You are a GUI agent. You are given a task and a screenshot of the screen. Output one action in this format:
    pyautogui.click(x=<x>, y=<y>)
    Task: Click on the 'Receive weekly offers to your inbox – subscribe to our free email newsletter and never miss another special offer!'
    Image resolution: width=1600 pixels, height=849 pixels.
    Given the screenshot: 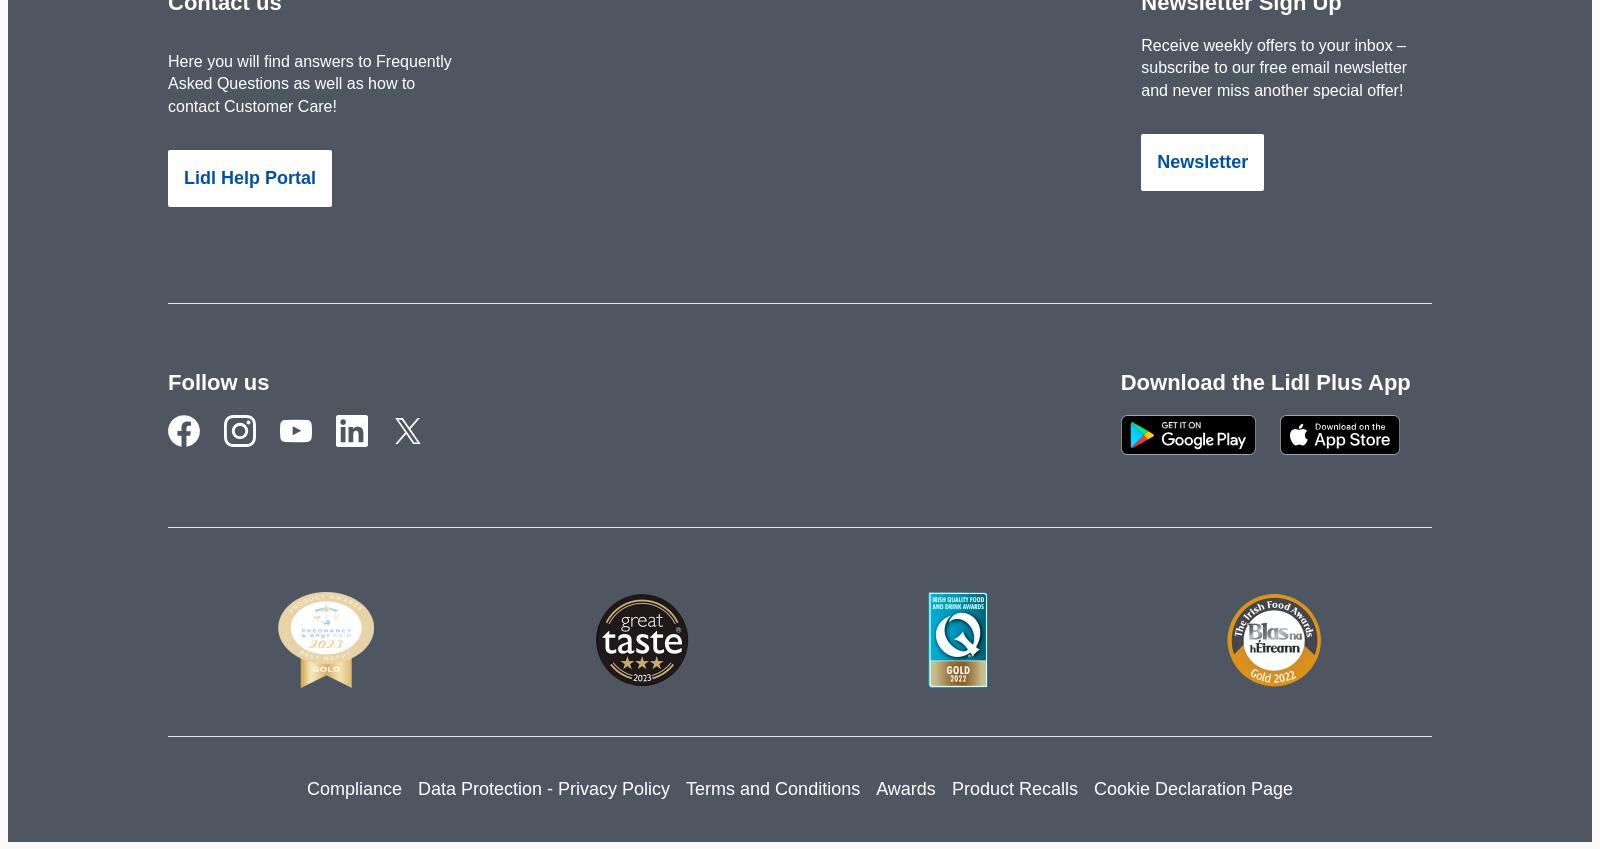 What is the action you would take?
    pyautogui.click(x=1273, y=66)
    